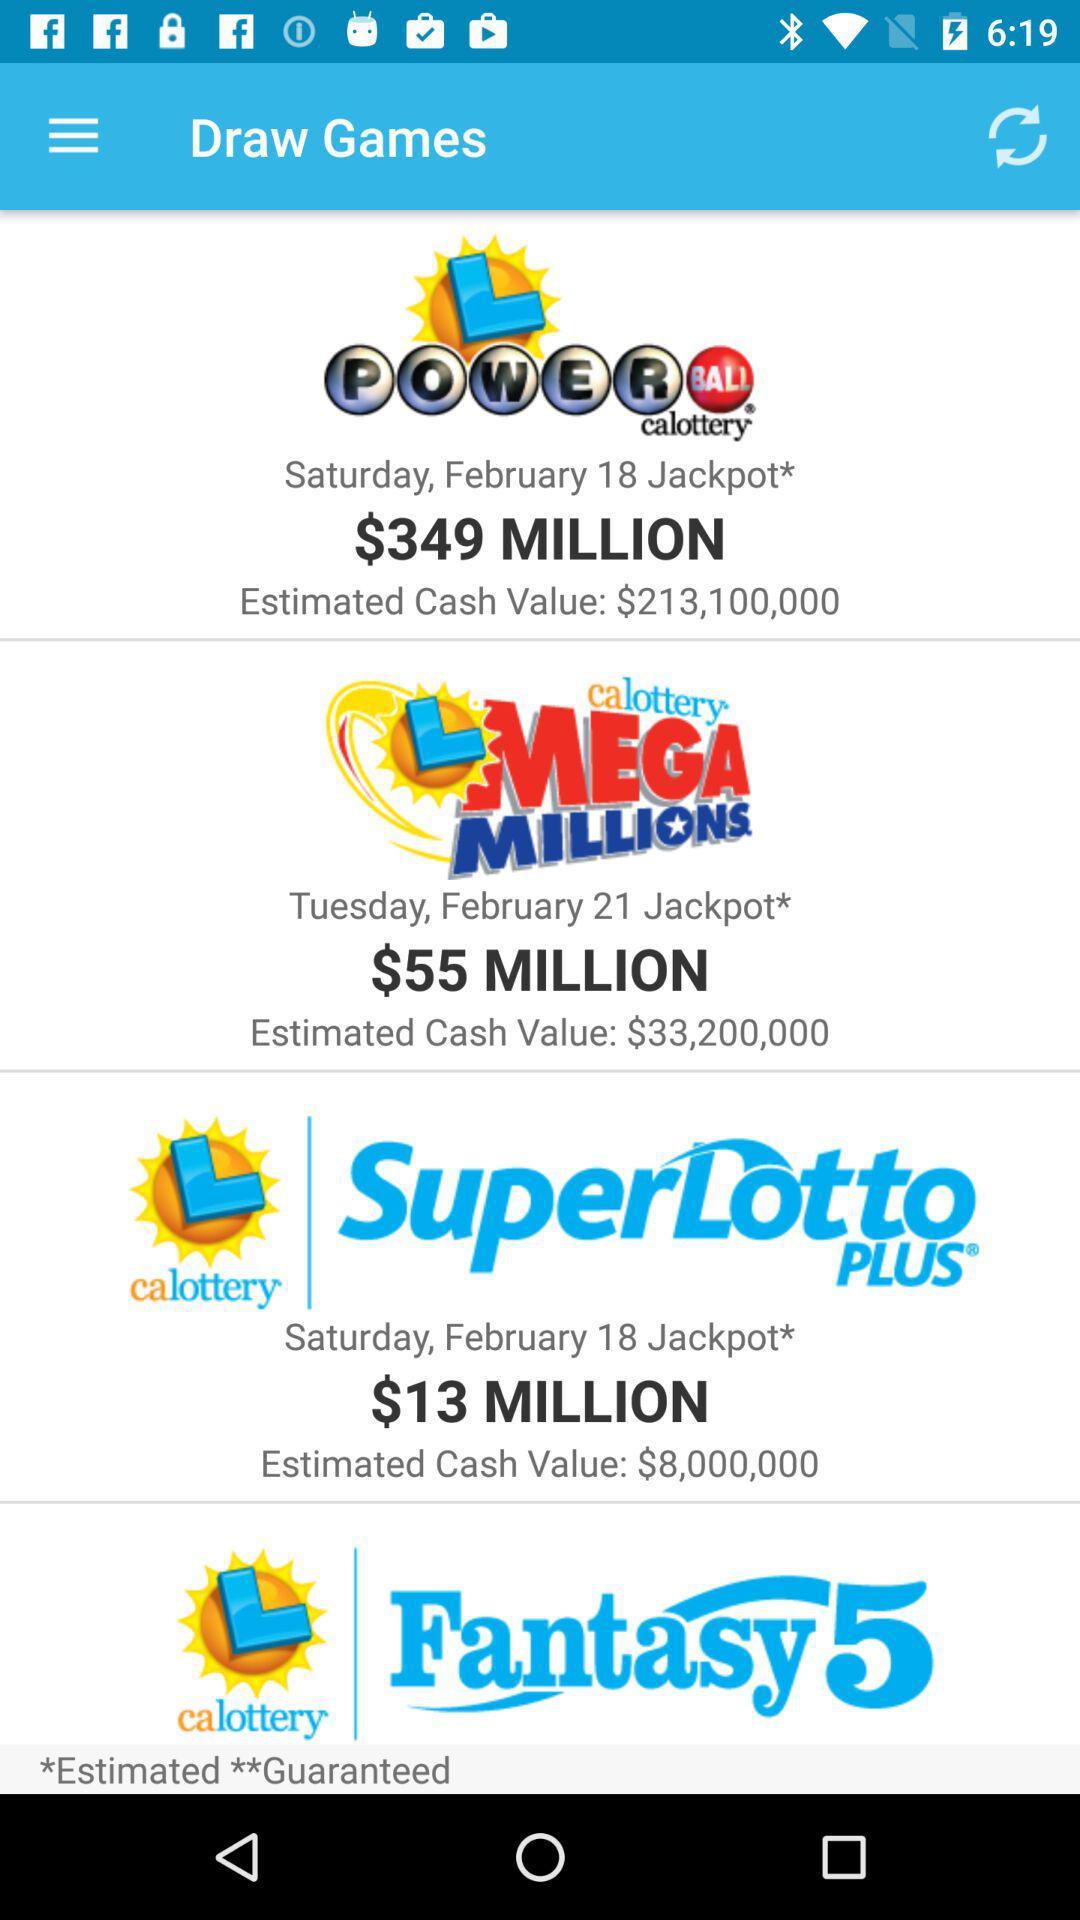  What do you see at coordinates (72, 135) in the screenshot?
I see `icon to the left of the draw games icon` at bounding box center [72, 135].